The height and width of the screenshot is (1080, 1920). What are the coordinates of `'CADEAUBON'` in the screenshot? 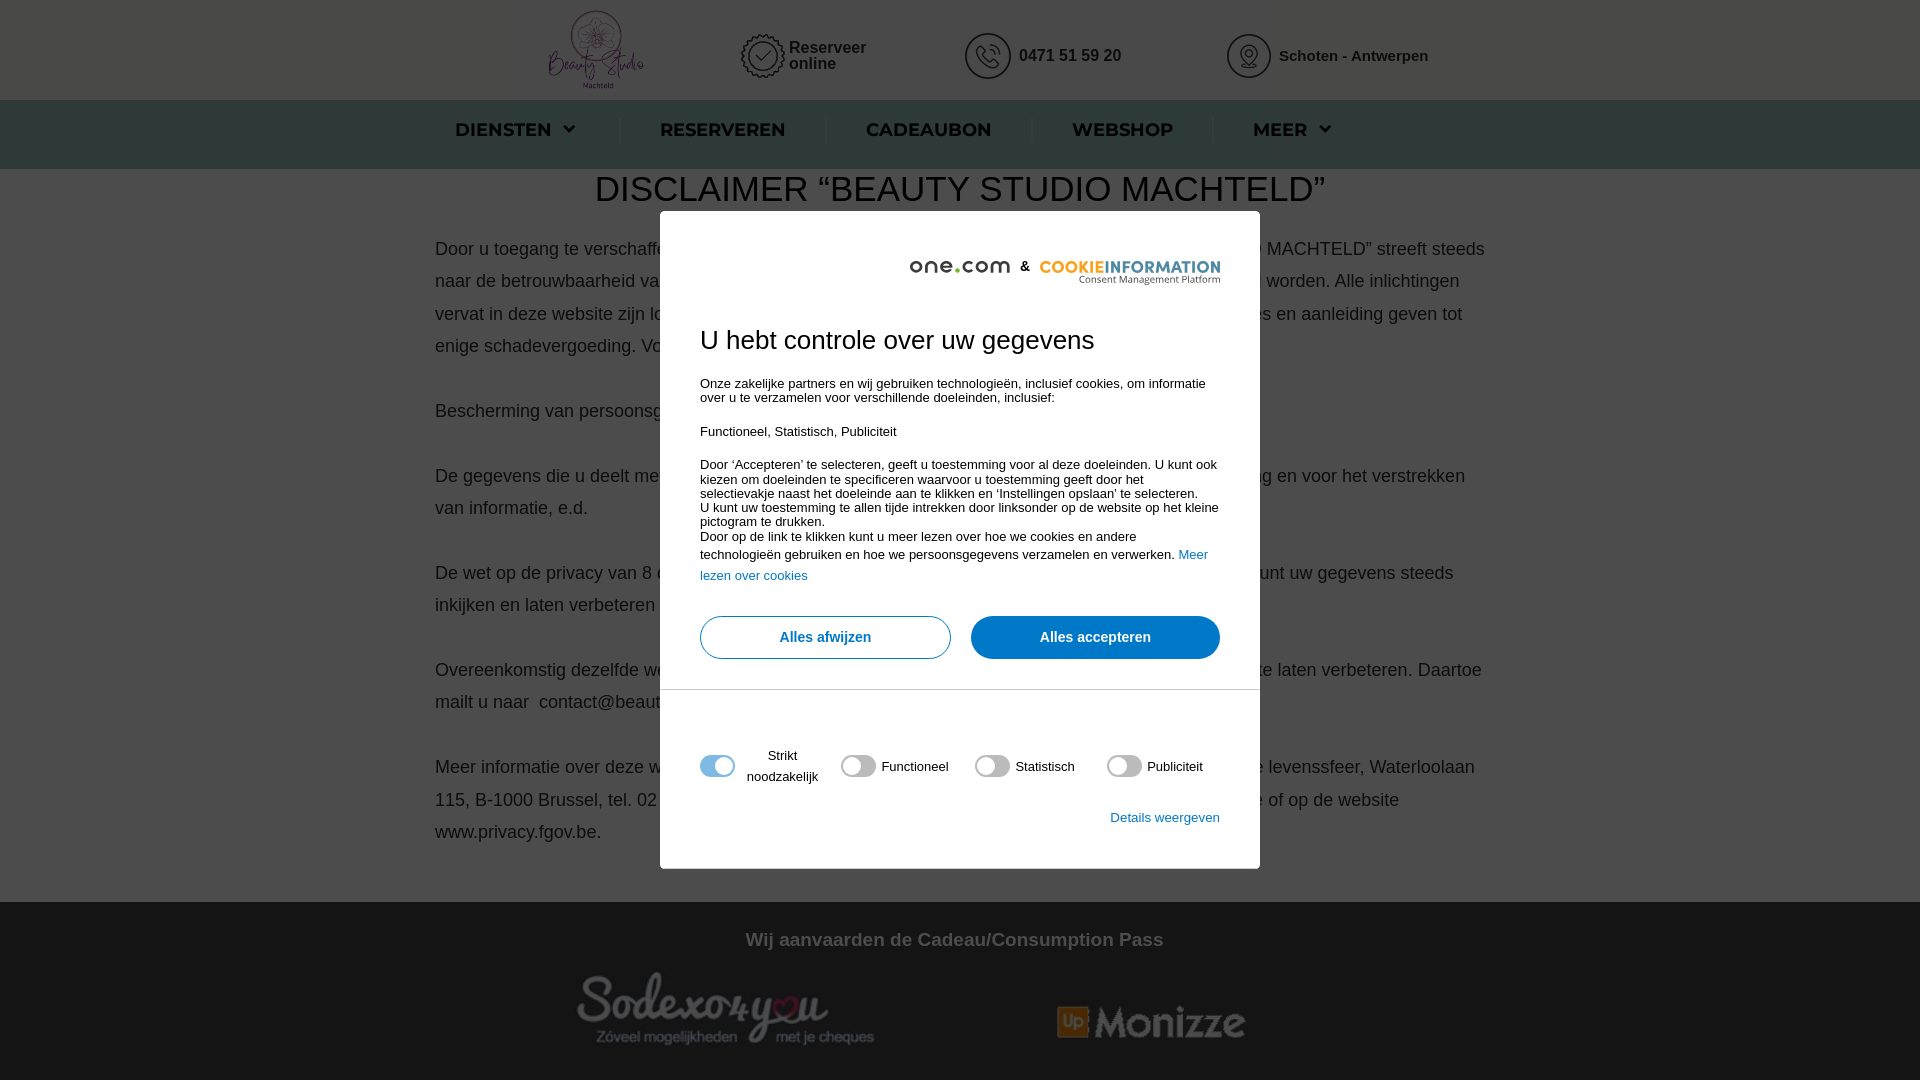 It's located at (845, 130).